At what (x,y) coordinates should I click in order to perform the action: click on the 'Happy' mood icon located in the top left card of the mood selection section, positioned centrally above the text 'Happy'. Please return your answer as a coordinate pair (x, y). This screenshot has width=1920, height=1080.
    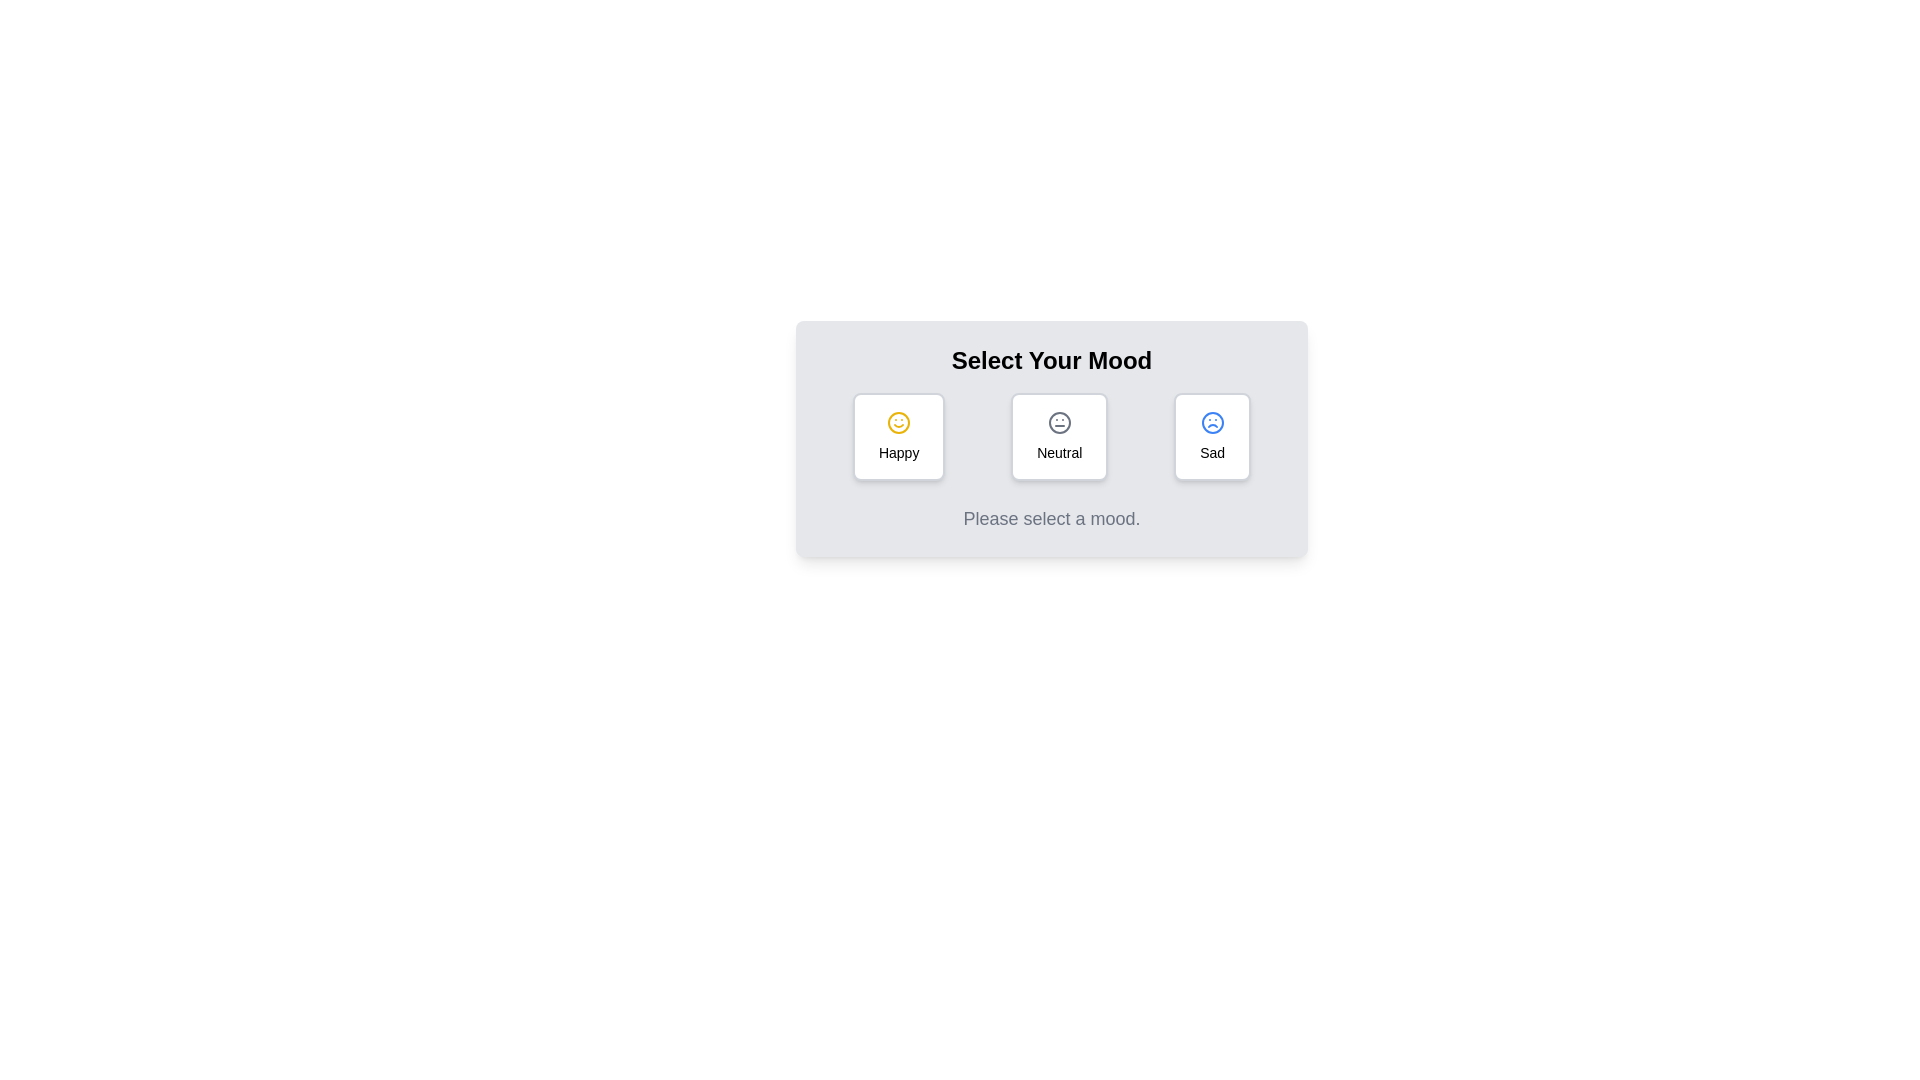
    Looking at the image, I should click on (898, 422).